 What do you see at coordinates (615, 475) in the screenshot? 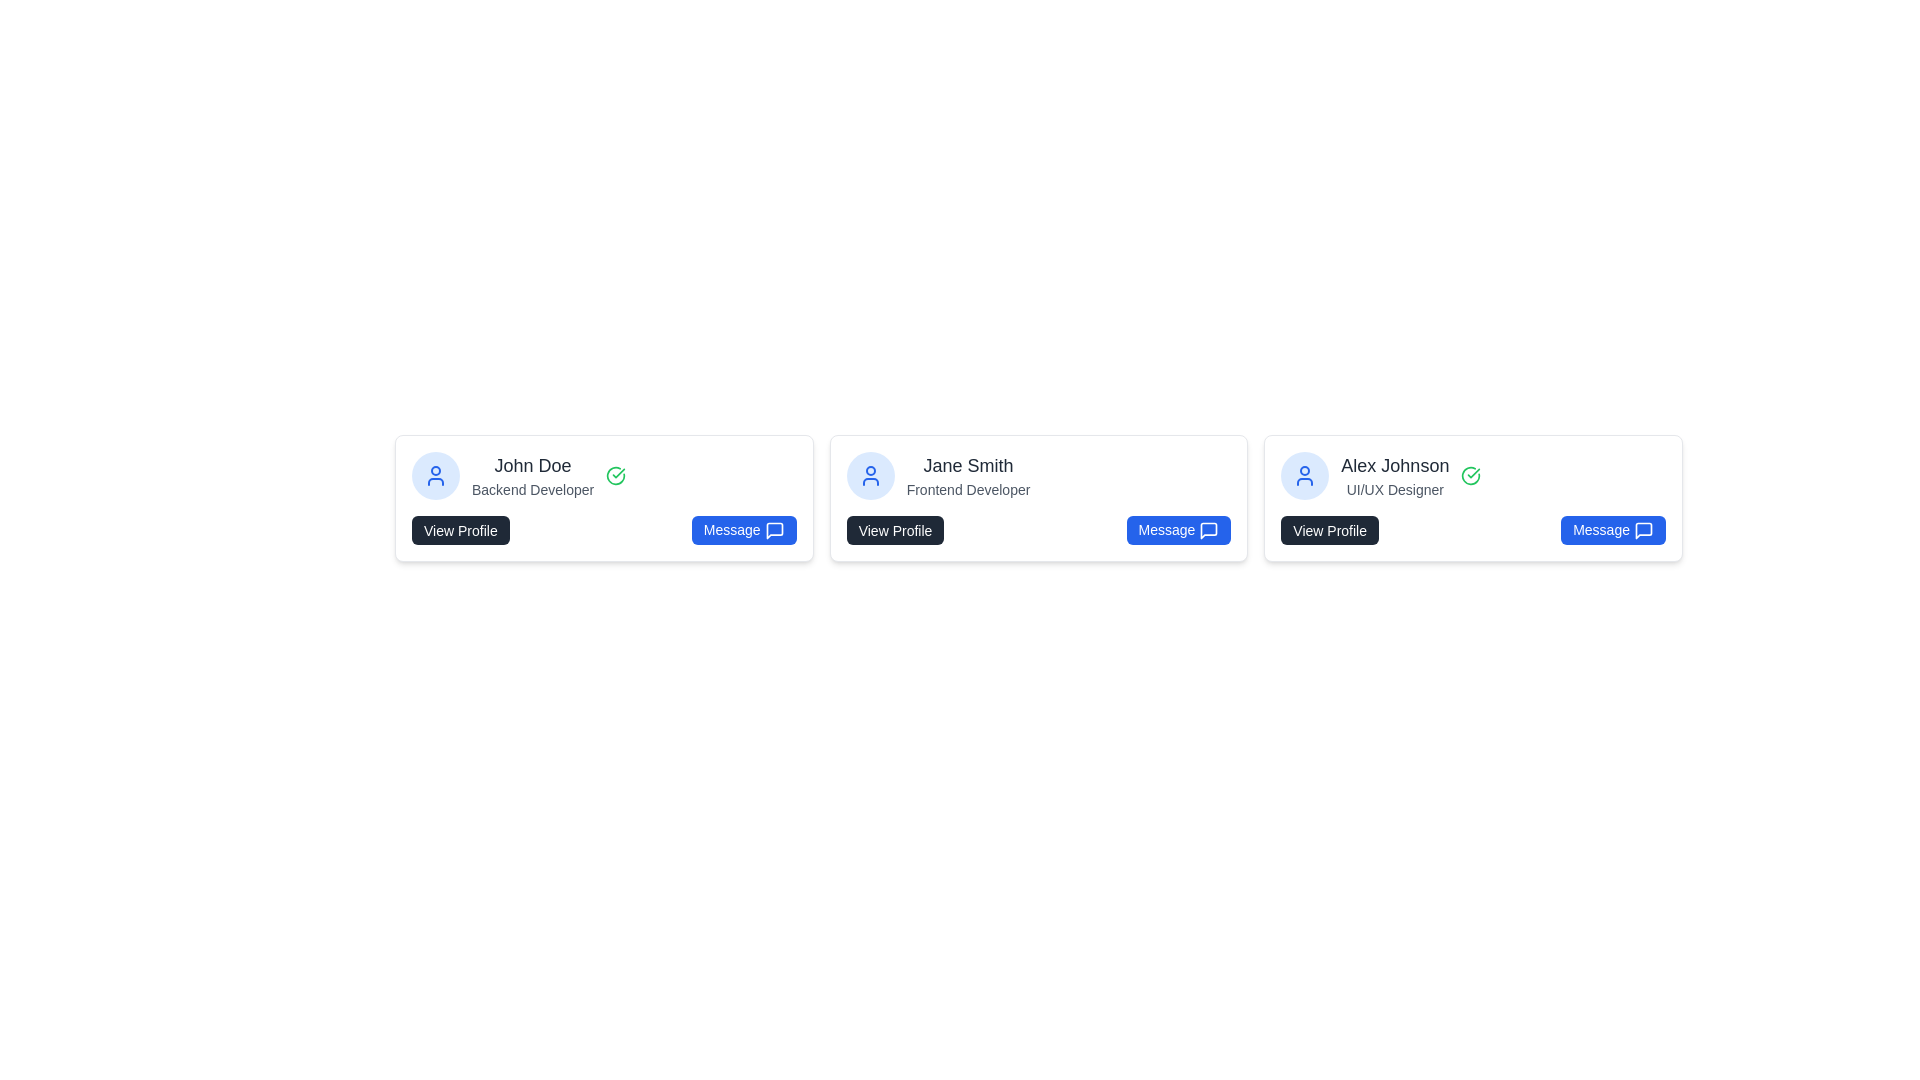
I see `the verification icon component that indicates a verified status for the individual named 'John Doe', positioned to the right of 'Backend Developer'` at bounding box center [615, 475].